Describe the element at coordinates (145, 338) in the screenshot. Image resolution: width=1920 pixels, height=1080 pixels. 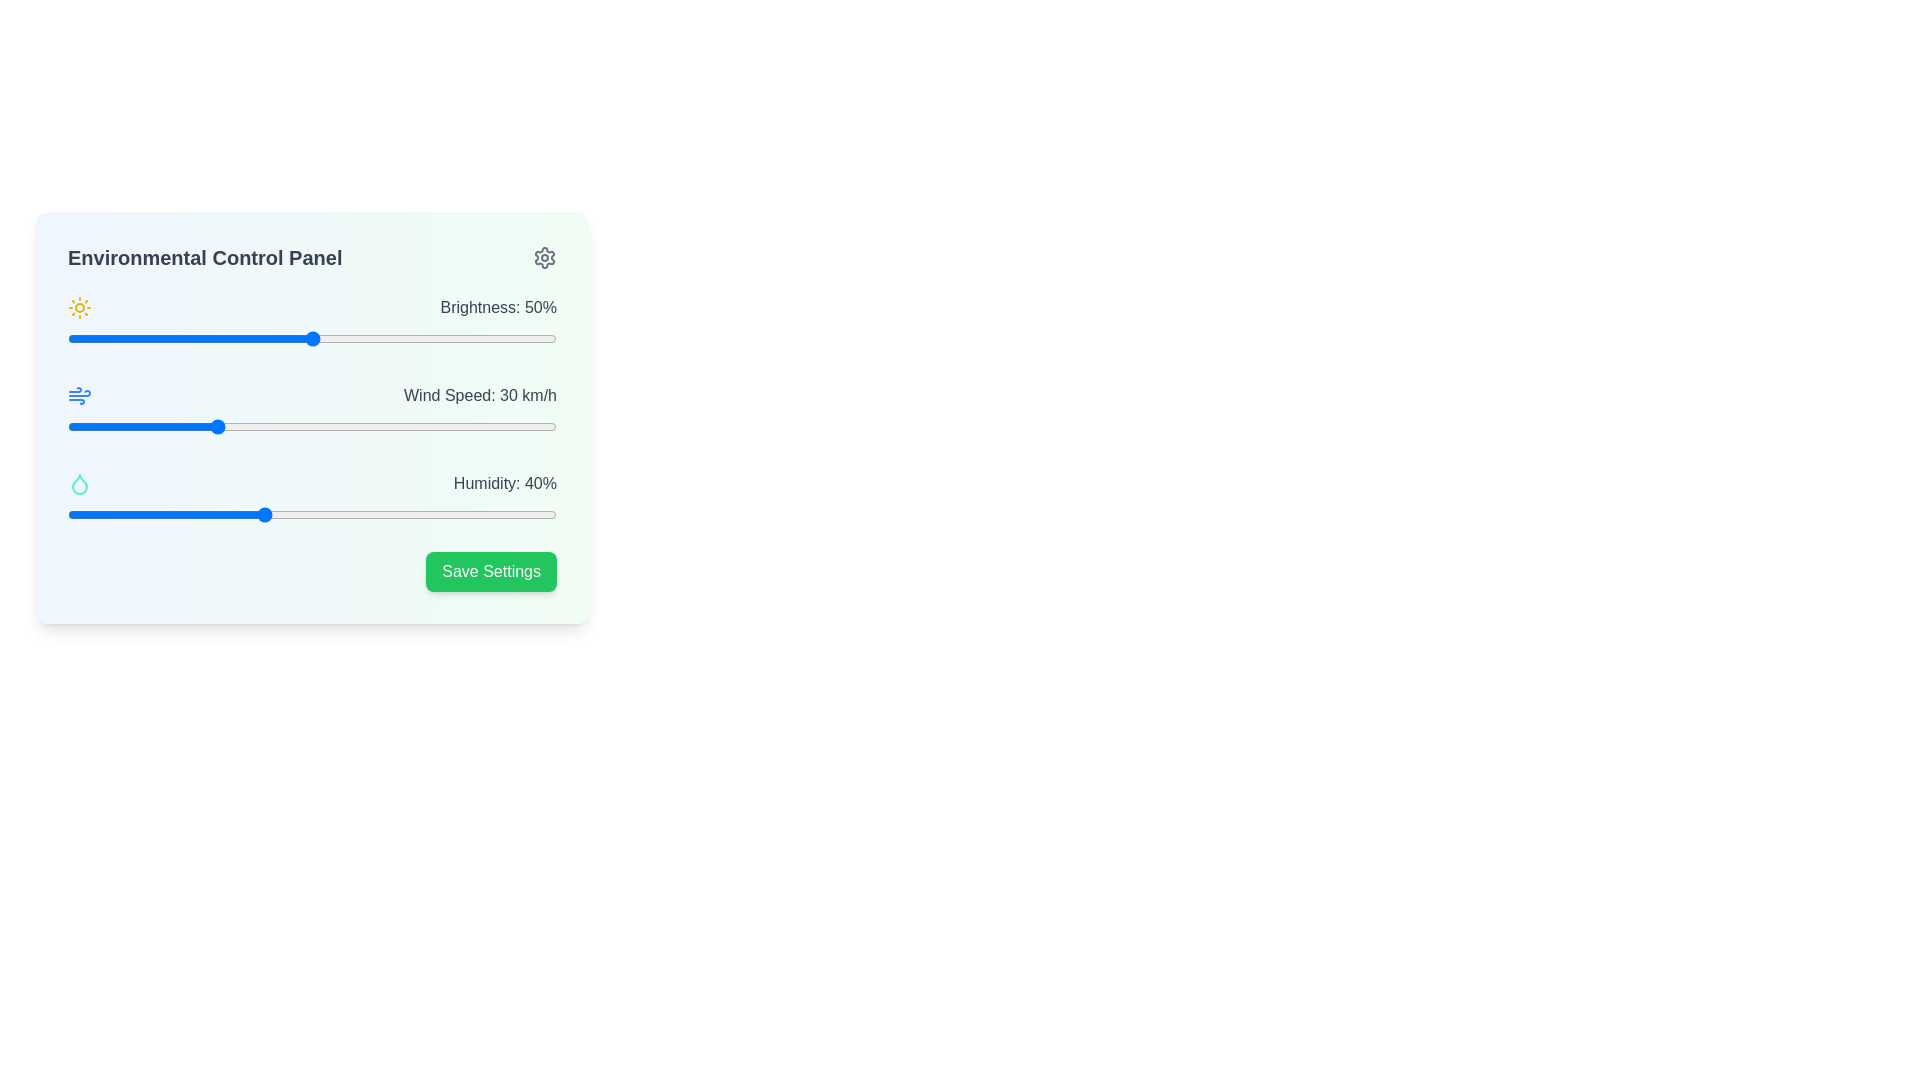
I see `the slider value` at that location.